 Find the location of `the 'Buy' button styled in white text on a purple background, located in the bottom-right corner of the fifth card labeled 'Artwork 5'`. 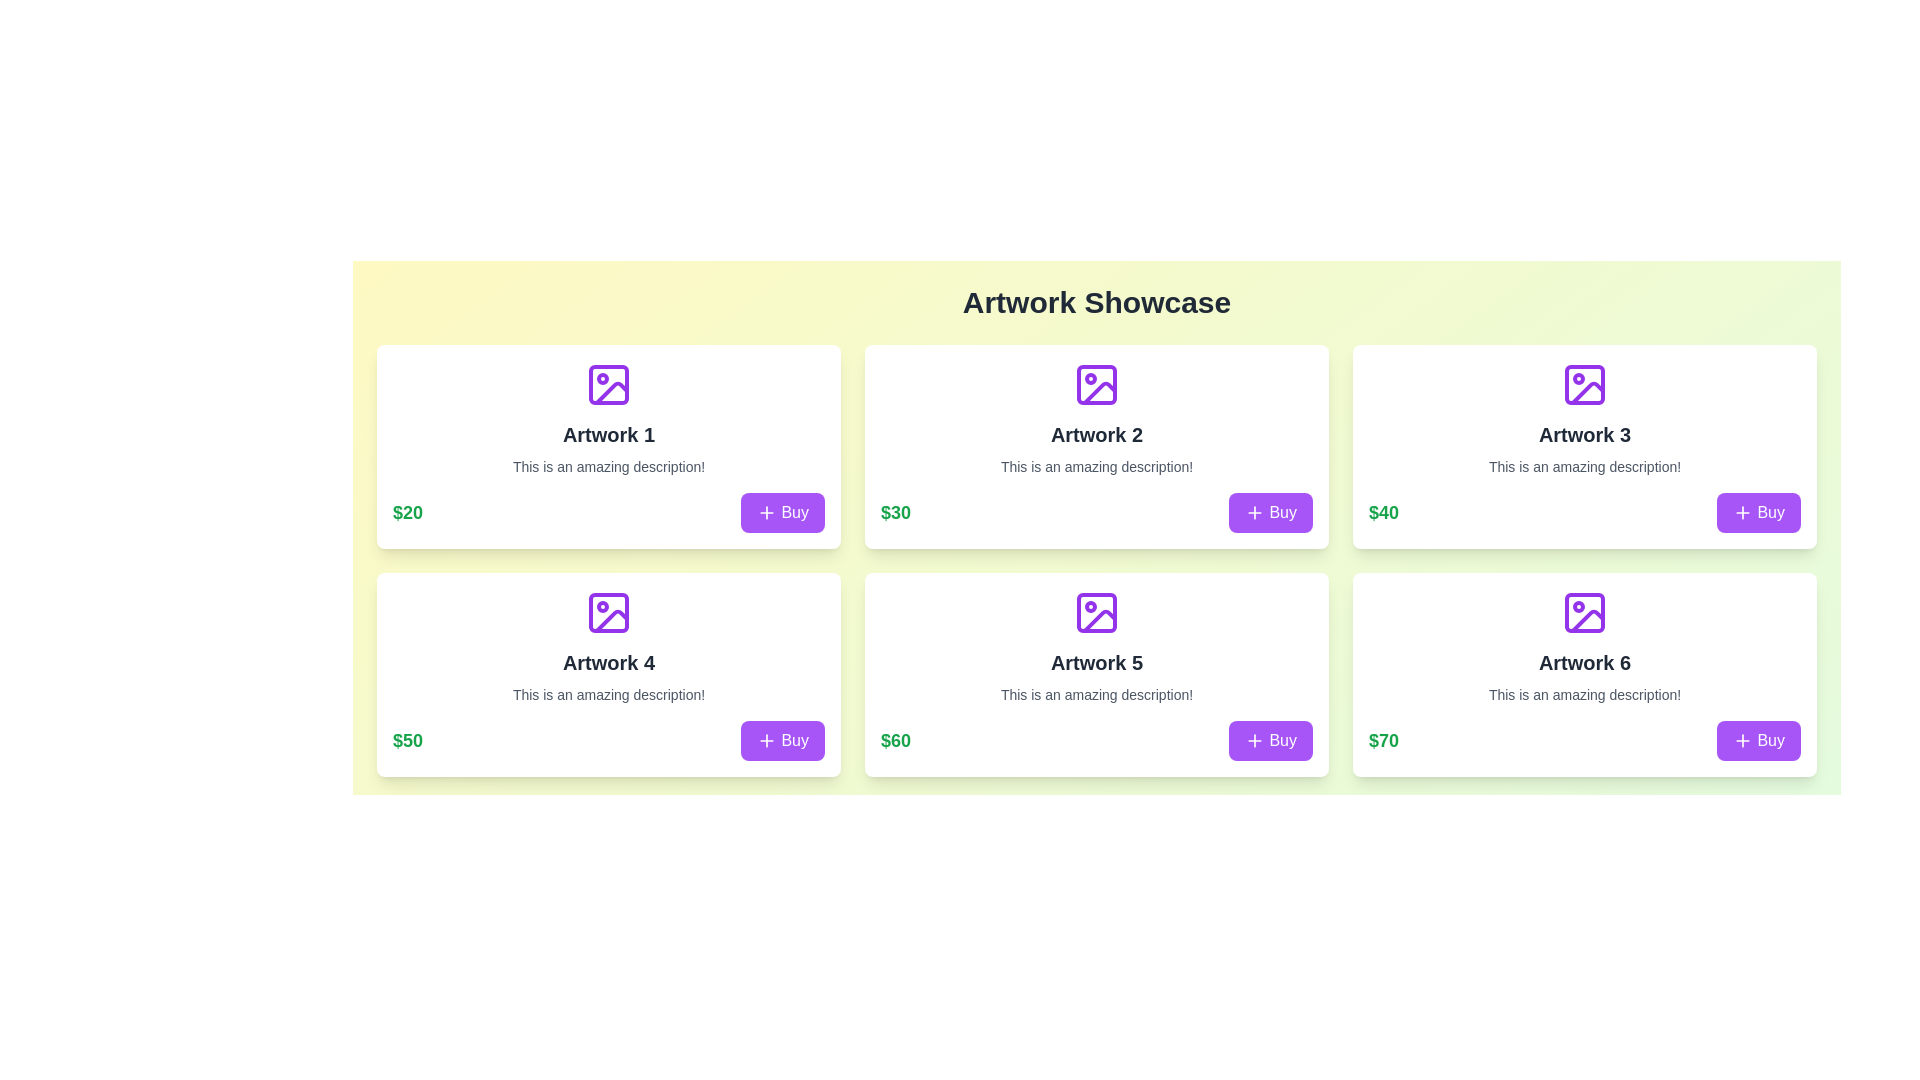

the 'Buy' button styled in white text on a purple background, located in the bottom-right corner of the fifth card labeled 'Artwork 5' is located at coordinates (1283, 740).